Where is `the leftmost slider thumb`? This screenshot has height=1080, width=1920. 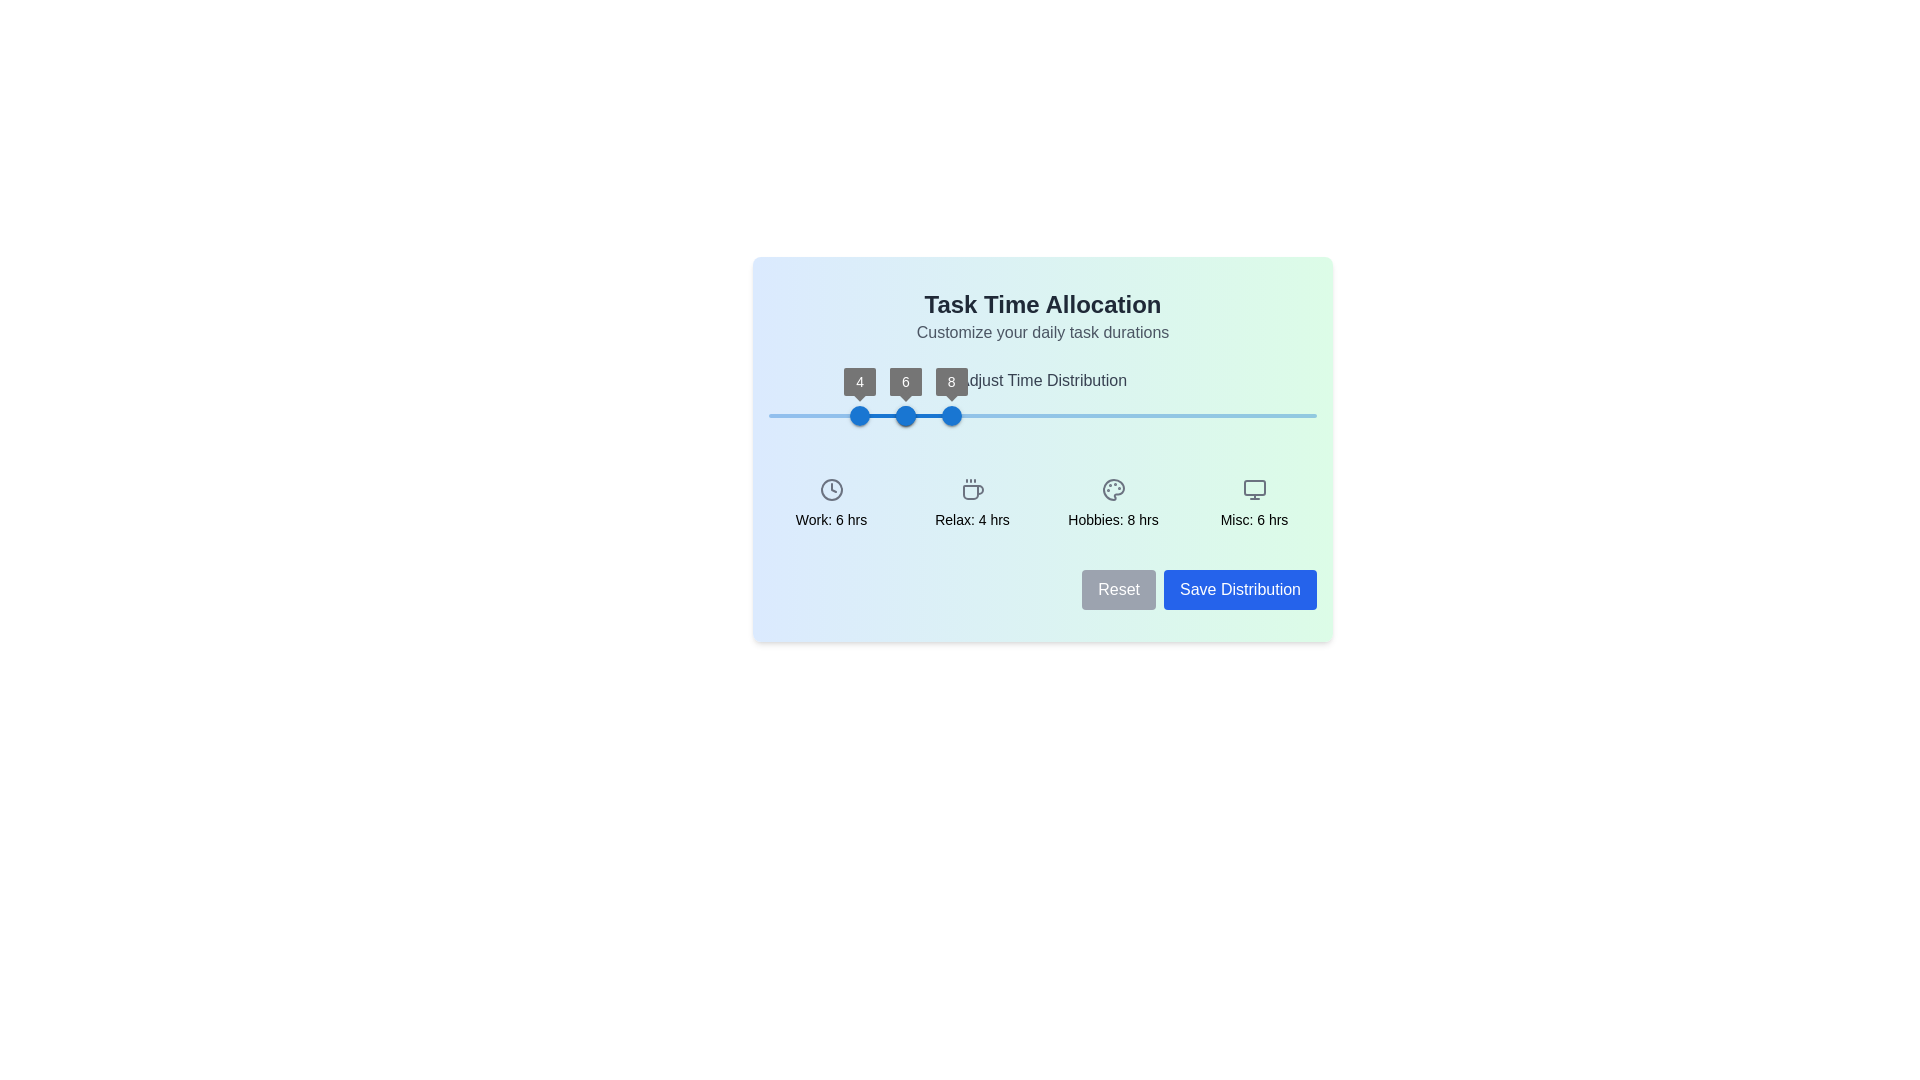
the leftmost slider thumb is located at coordinates (860, 415).